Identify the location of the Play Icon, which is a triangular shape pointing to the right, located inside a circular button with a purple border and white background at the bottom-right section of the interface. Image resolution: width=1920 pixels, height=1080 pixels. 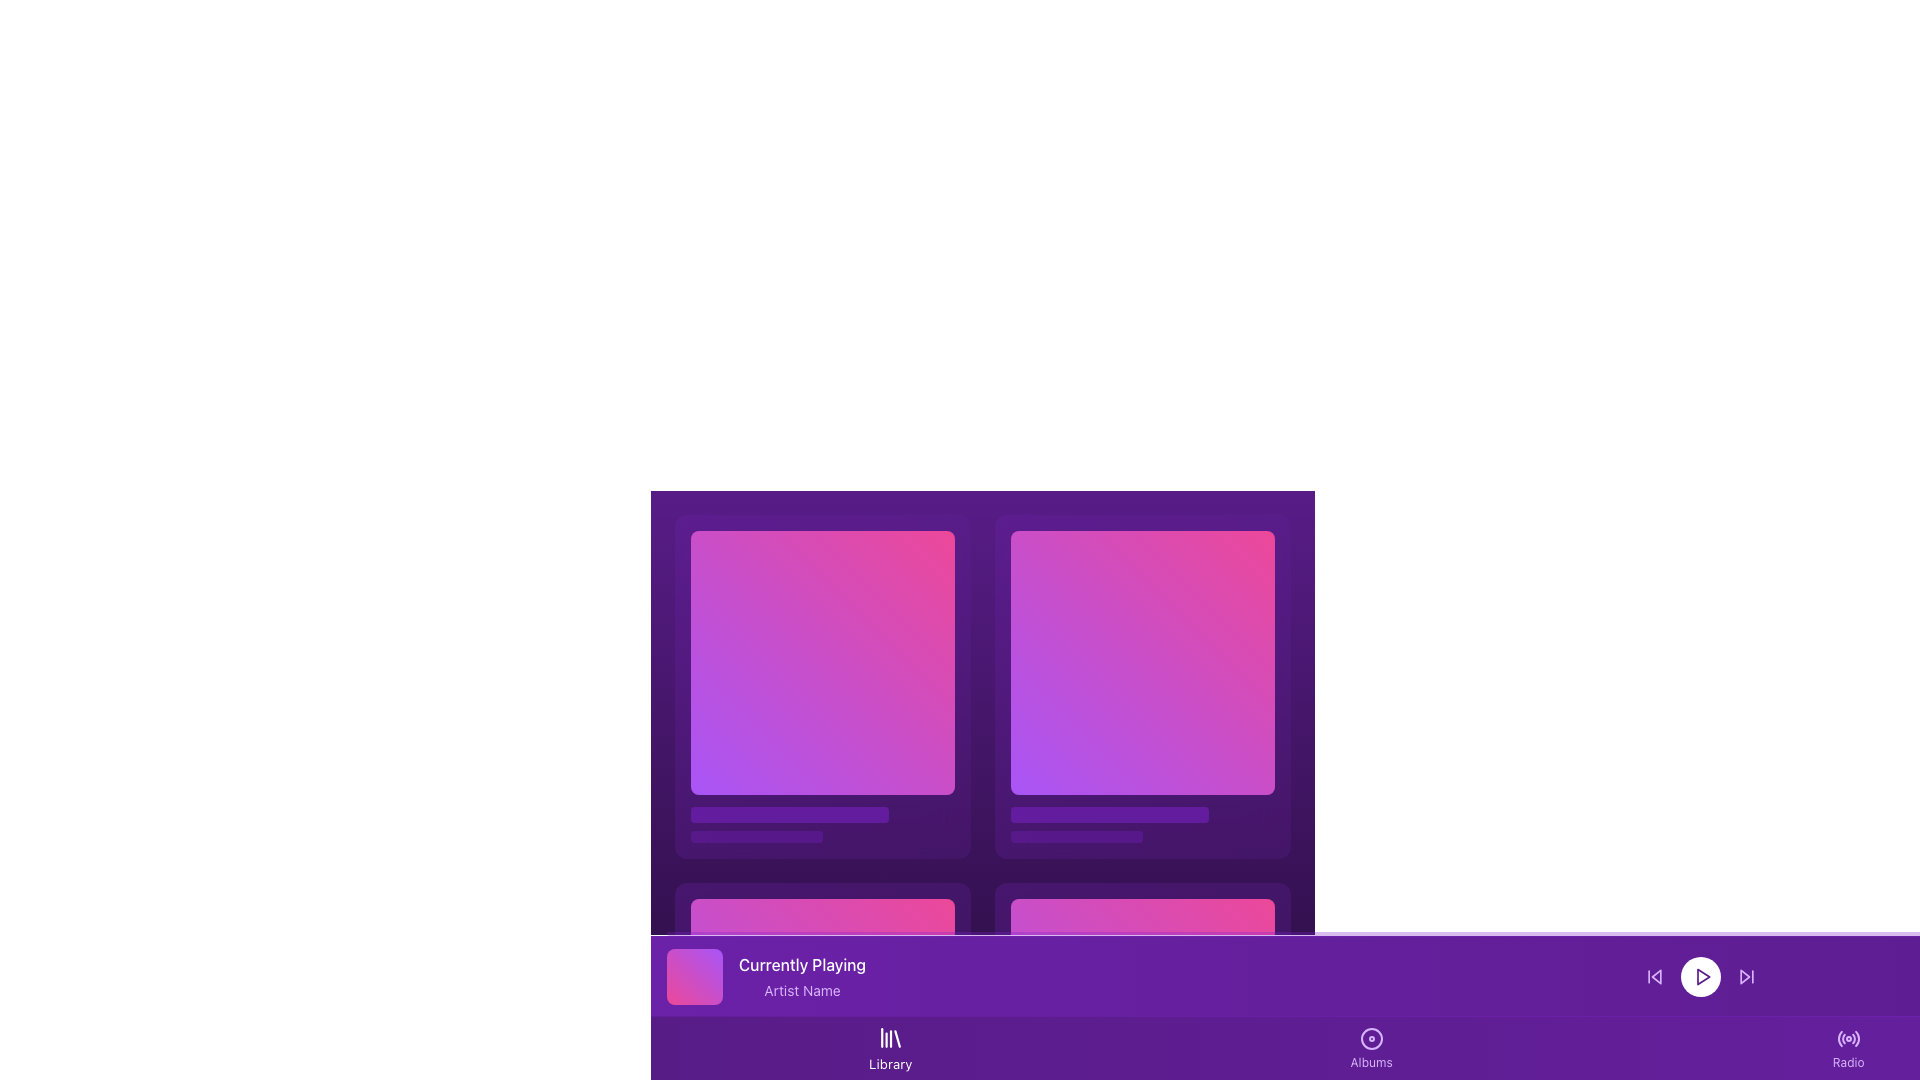
(1701, 975).